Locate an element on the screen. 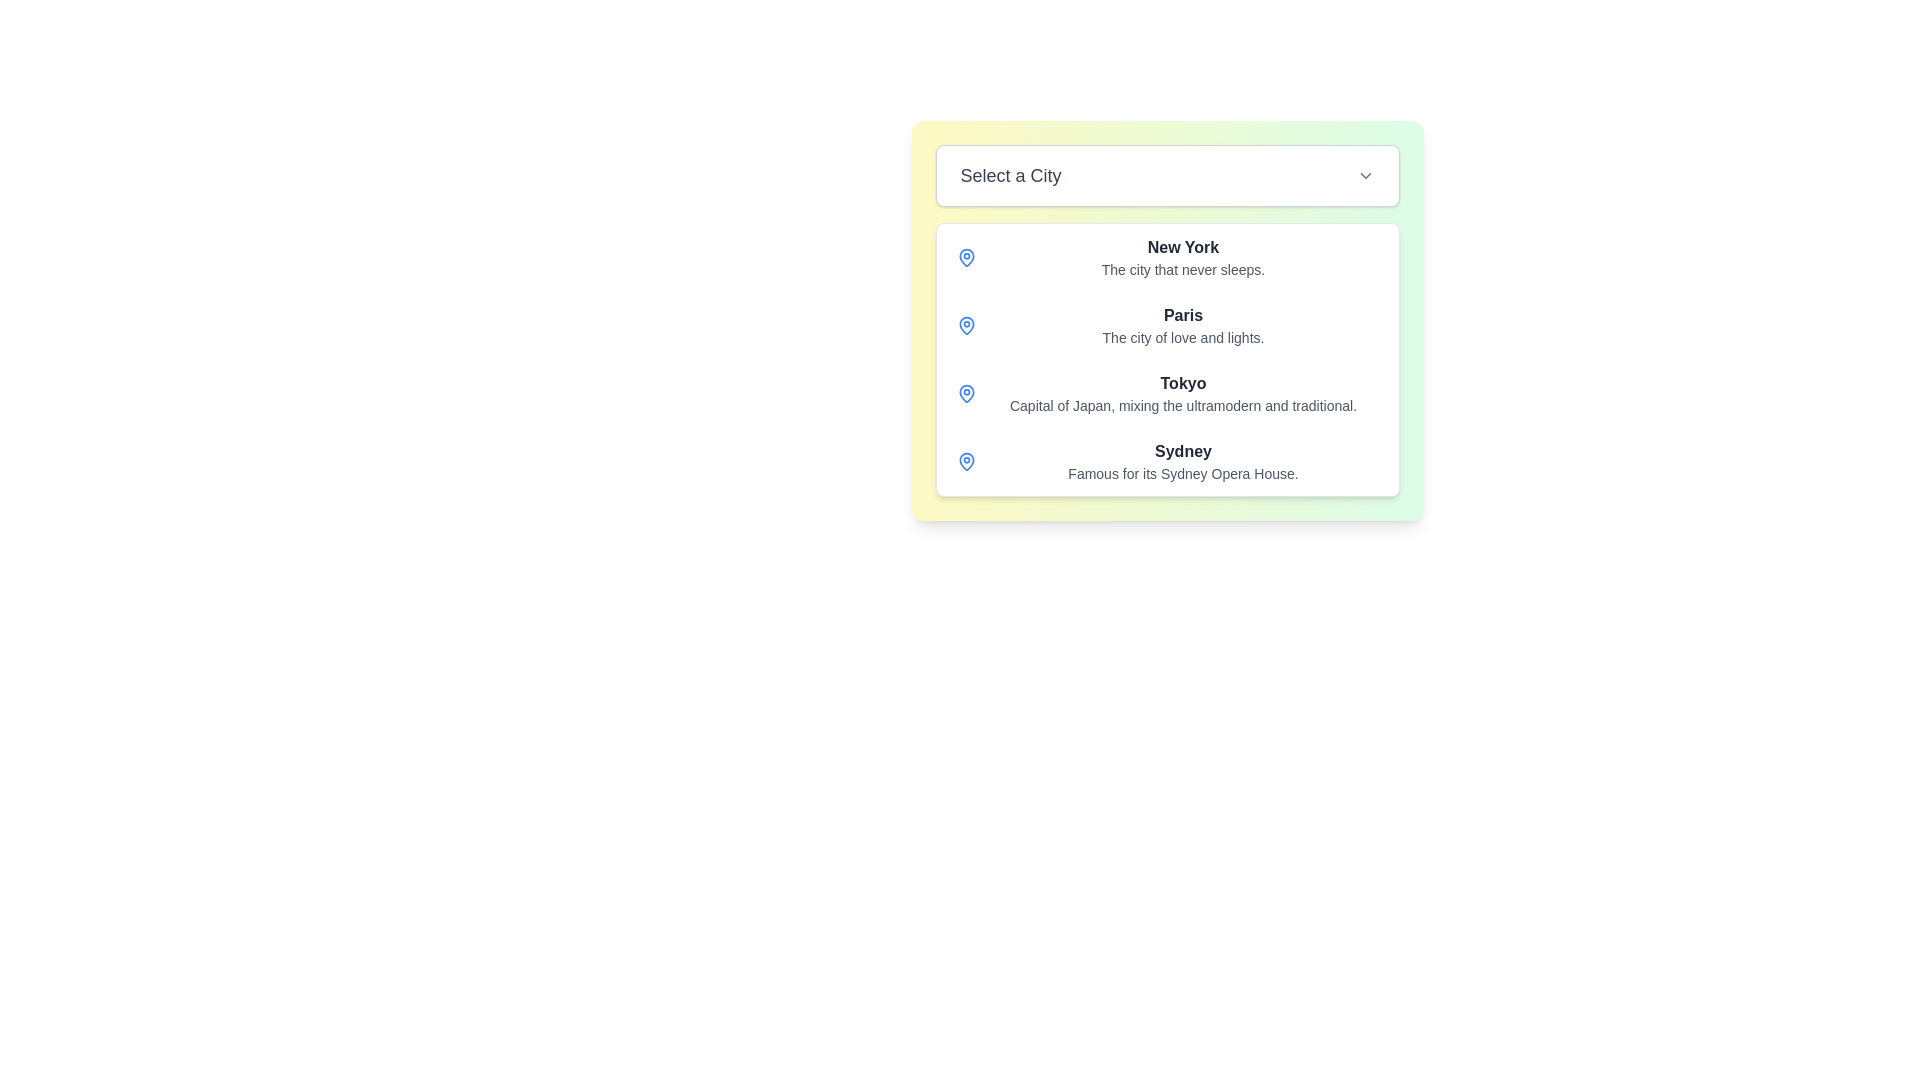 The width and height of the screenshot is (1920, 1080). the graphical representation of the blue outlined location marker icon next to the 'Sydney' text in the dropdown list is located at coordinates (966, 462).